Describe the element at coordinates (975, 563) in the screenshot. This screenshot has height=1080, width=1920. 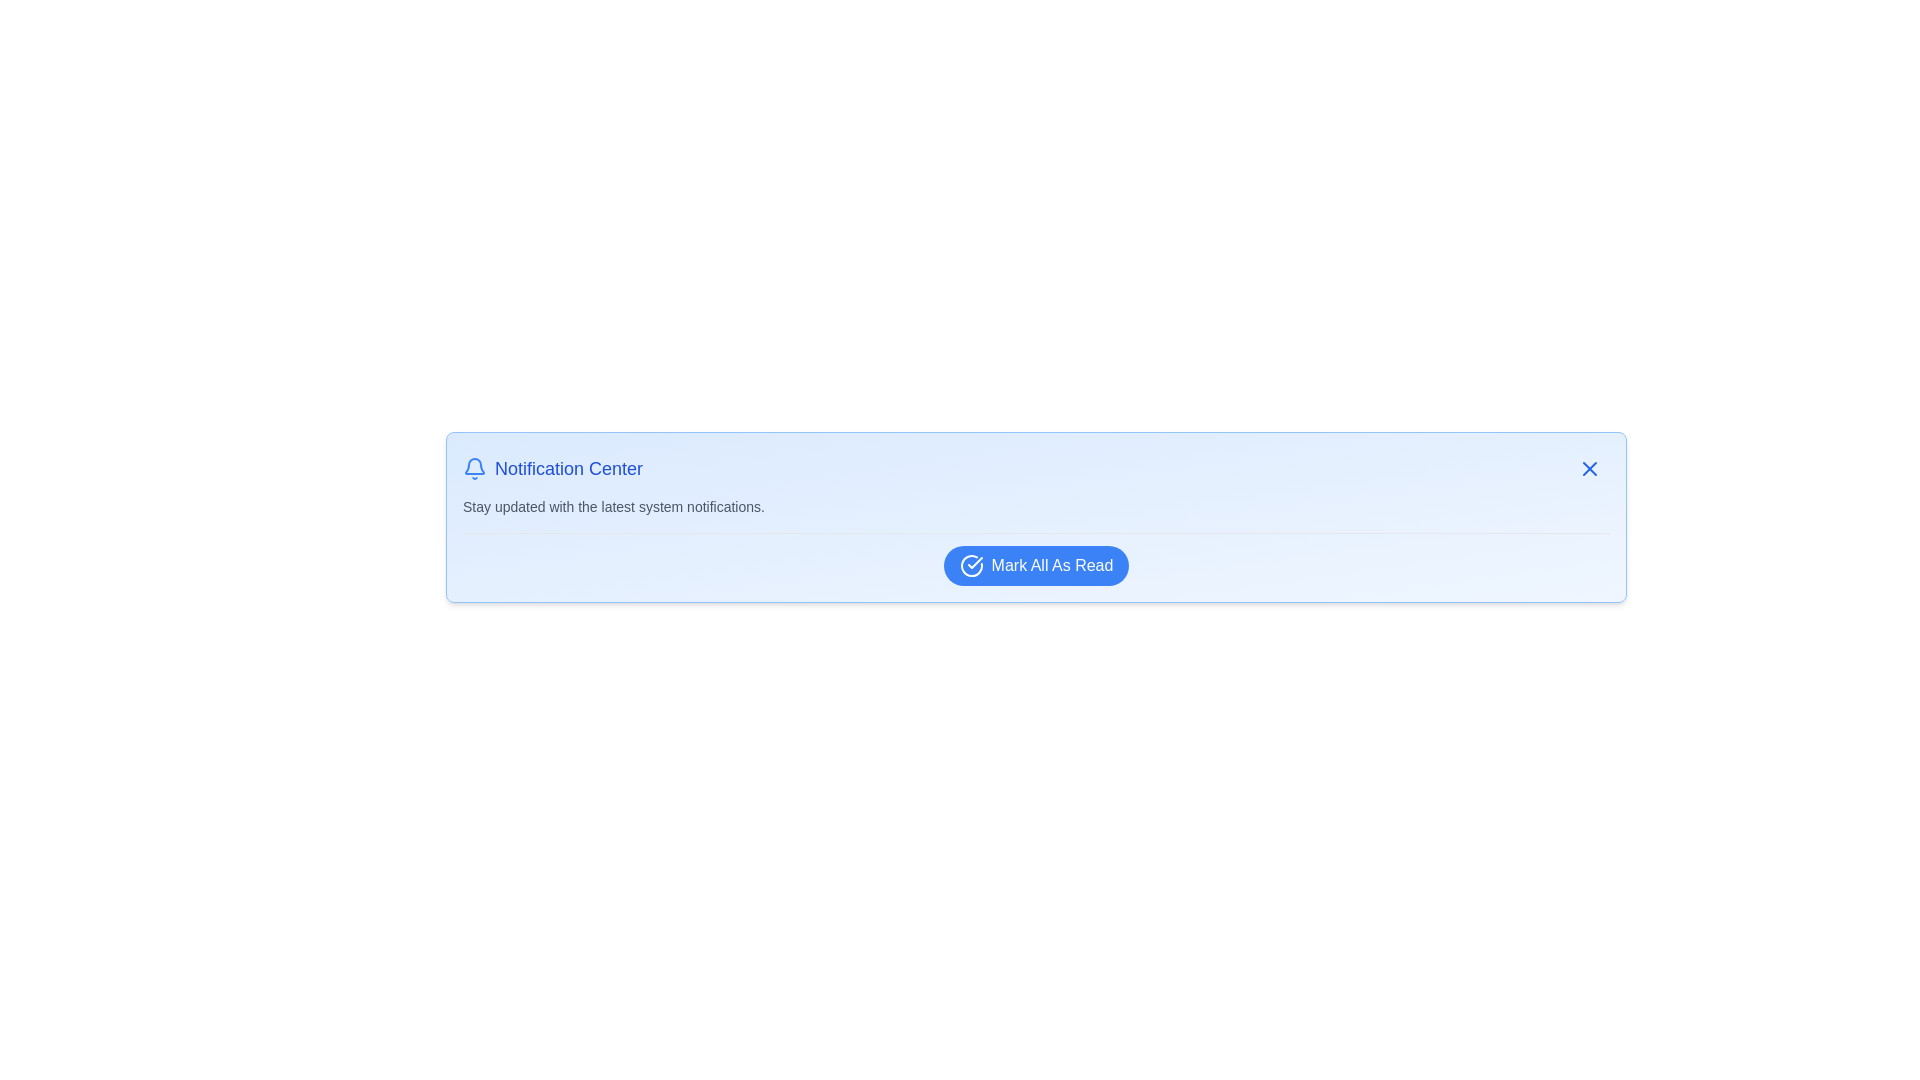
I see `the checkmark icon within the 'Mark All As Read' button, which is distinguished by a white stroke on a blue background and is located in the middle-right of the notification panel` at that location.